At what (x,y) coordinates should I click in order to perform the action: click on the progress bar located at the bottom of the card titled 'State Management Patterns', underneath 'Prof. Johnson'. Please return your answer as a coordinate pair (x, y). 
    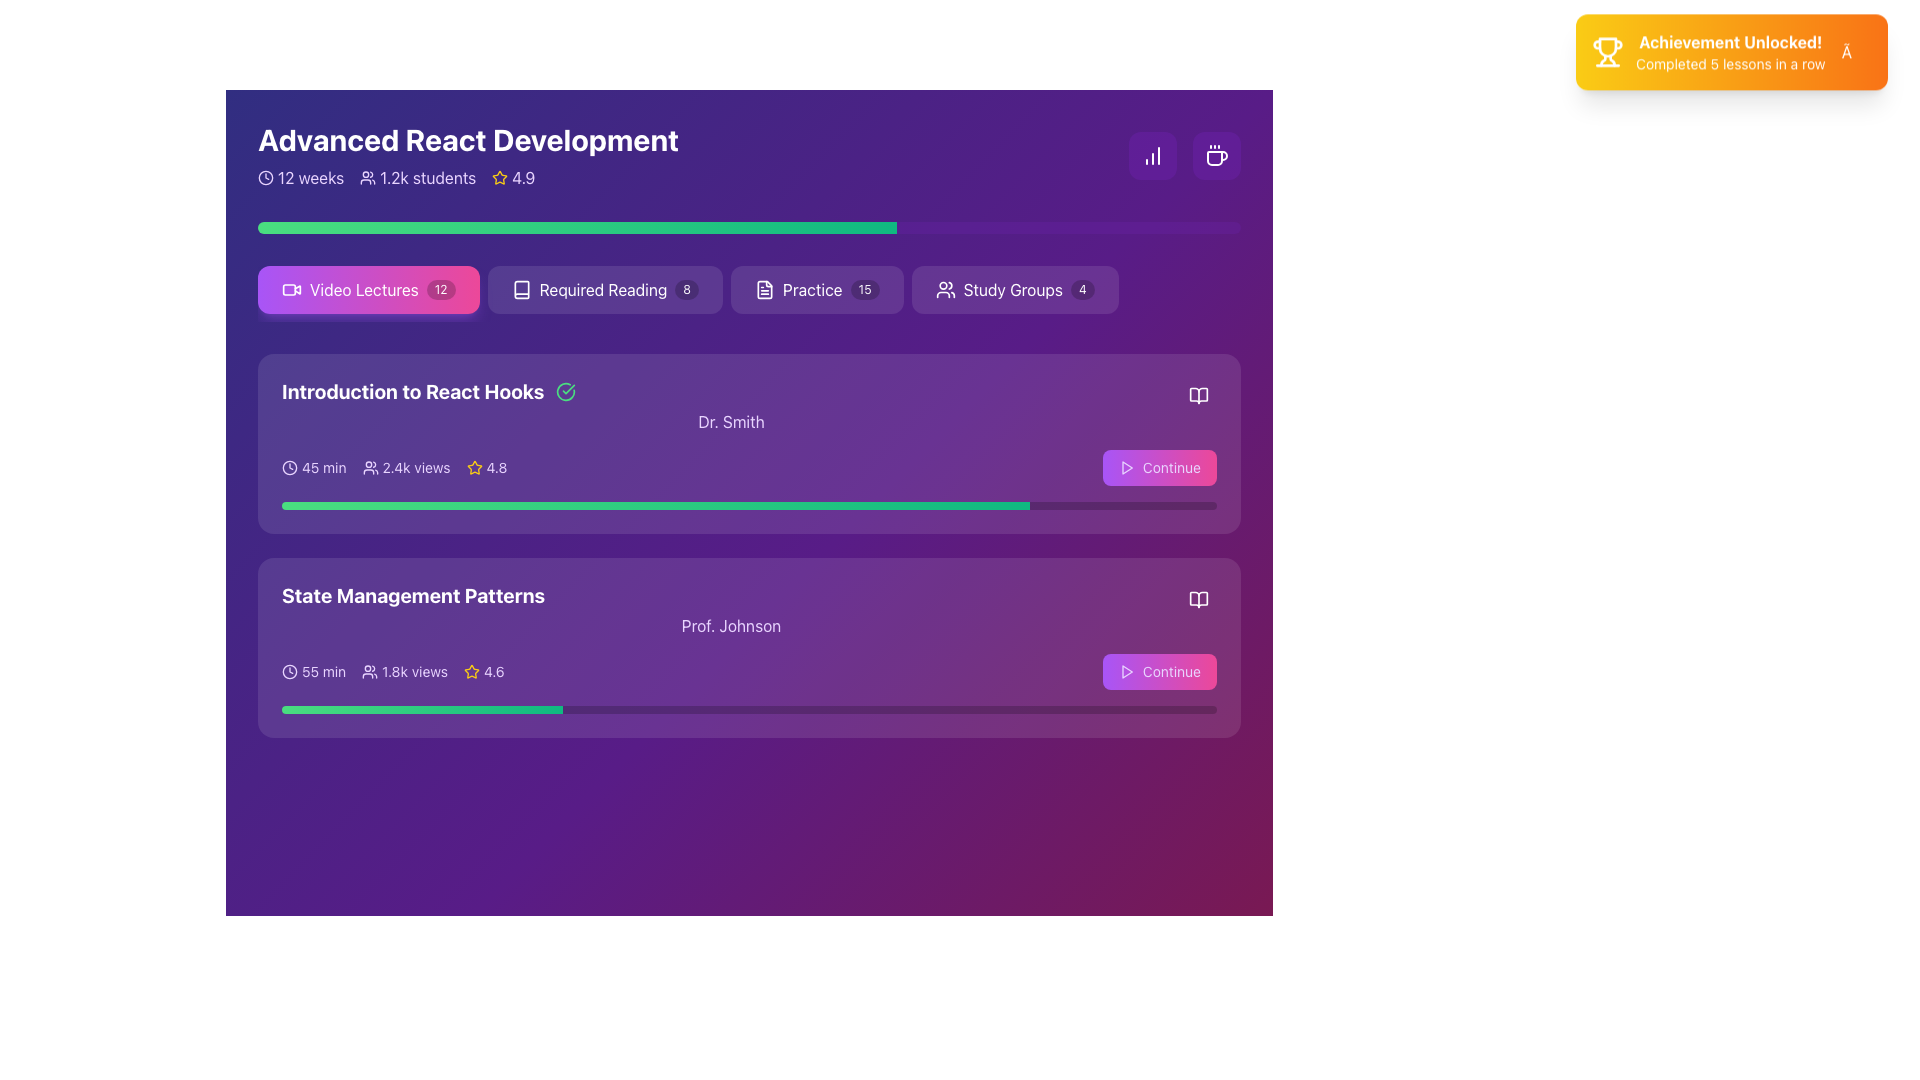
    Looking at the image, I should click on (748, 708).